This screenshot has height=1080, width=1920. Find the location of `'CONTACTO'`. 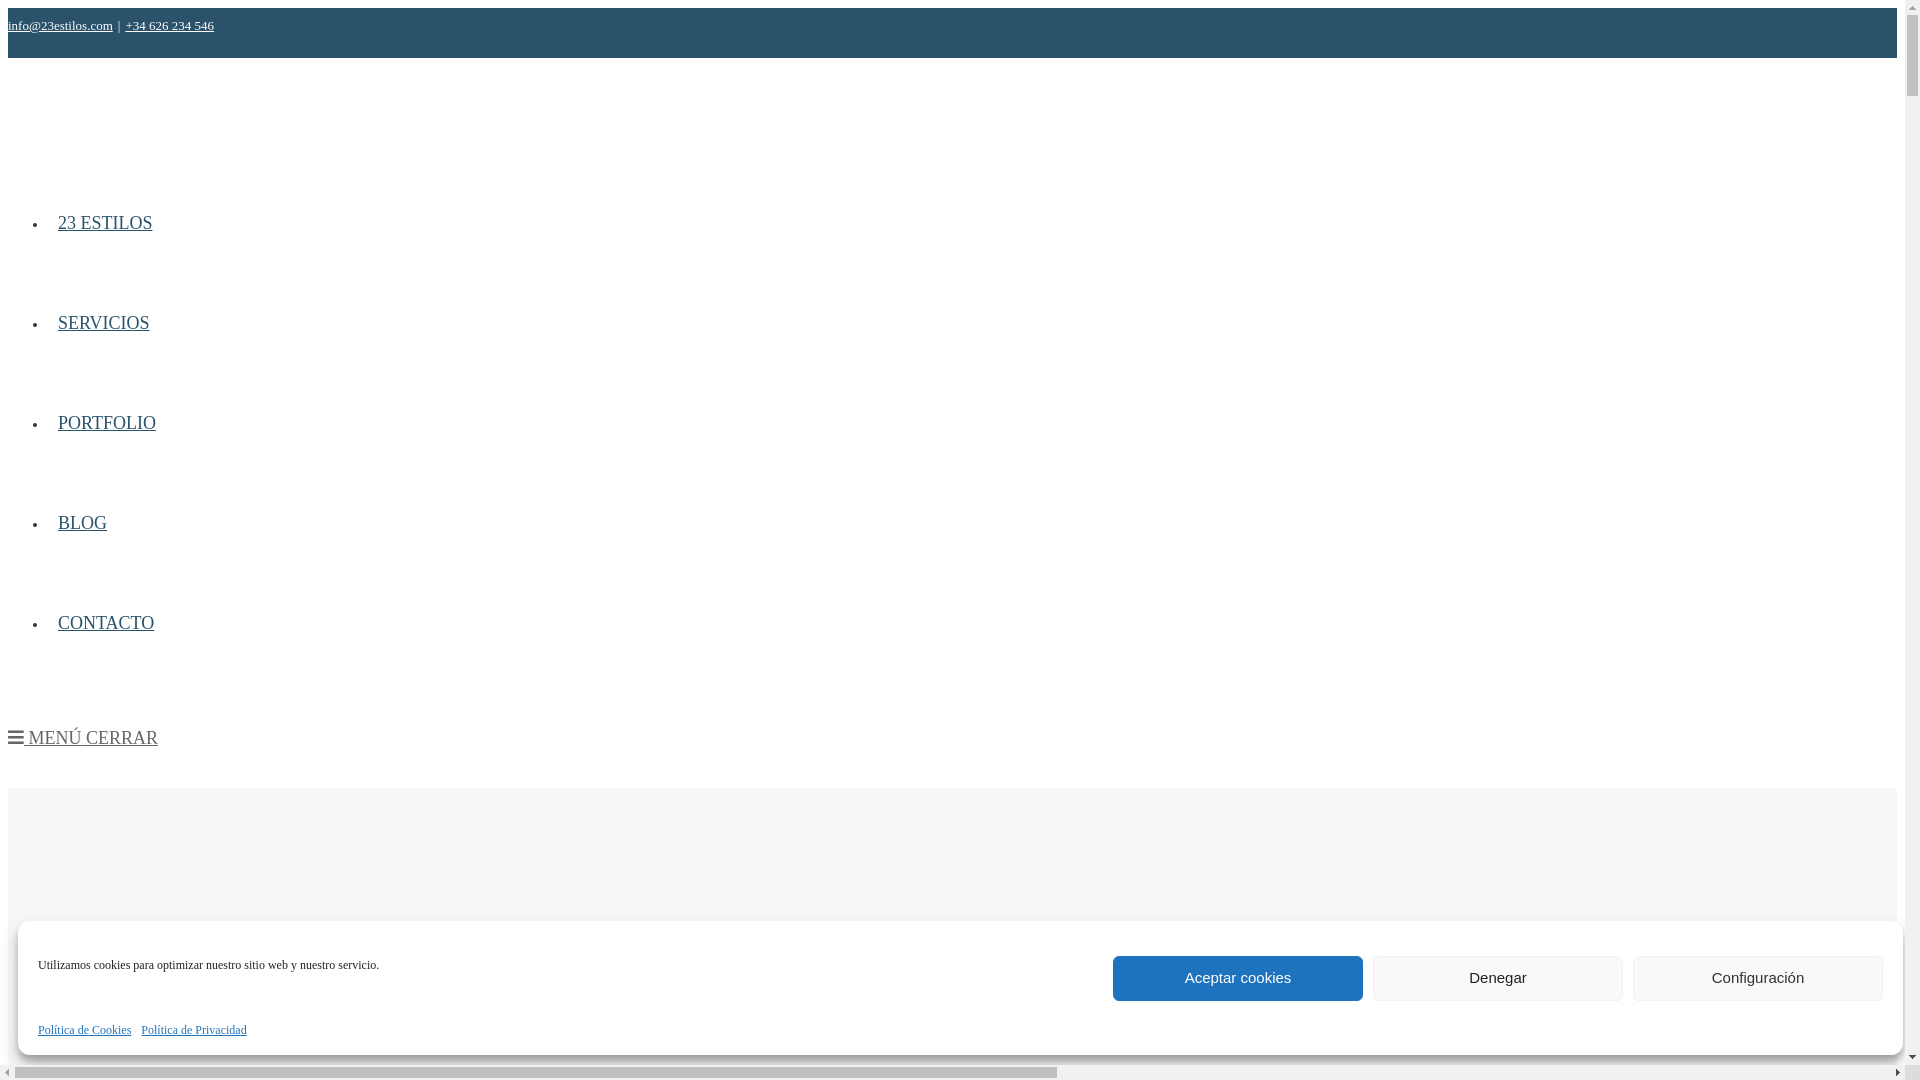

'CONTACTO' is located at coordinates (104, 620).